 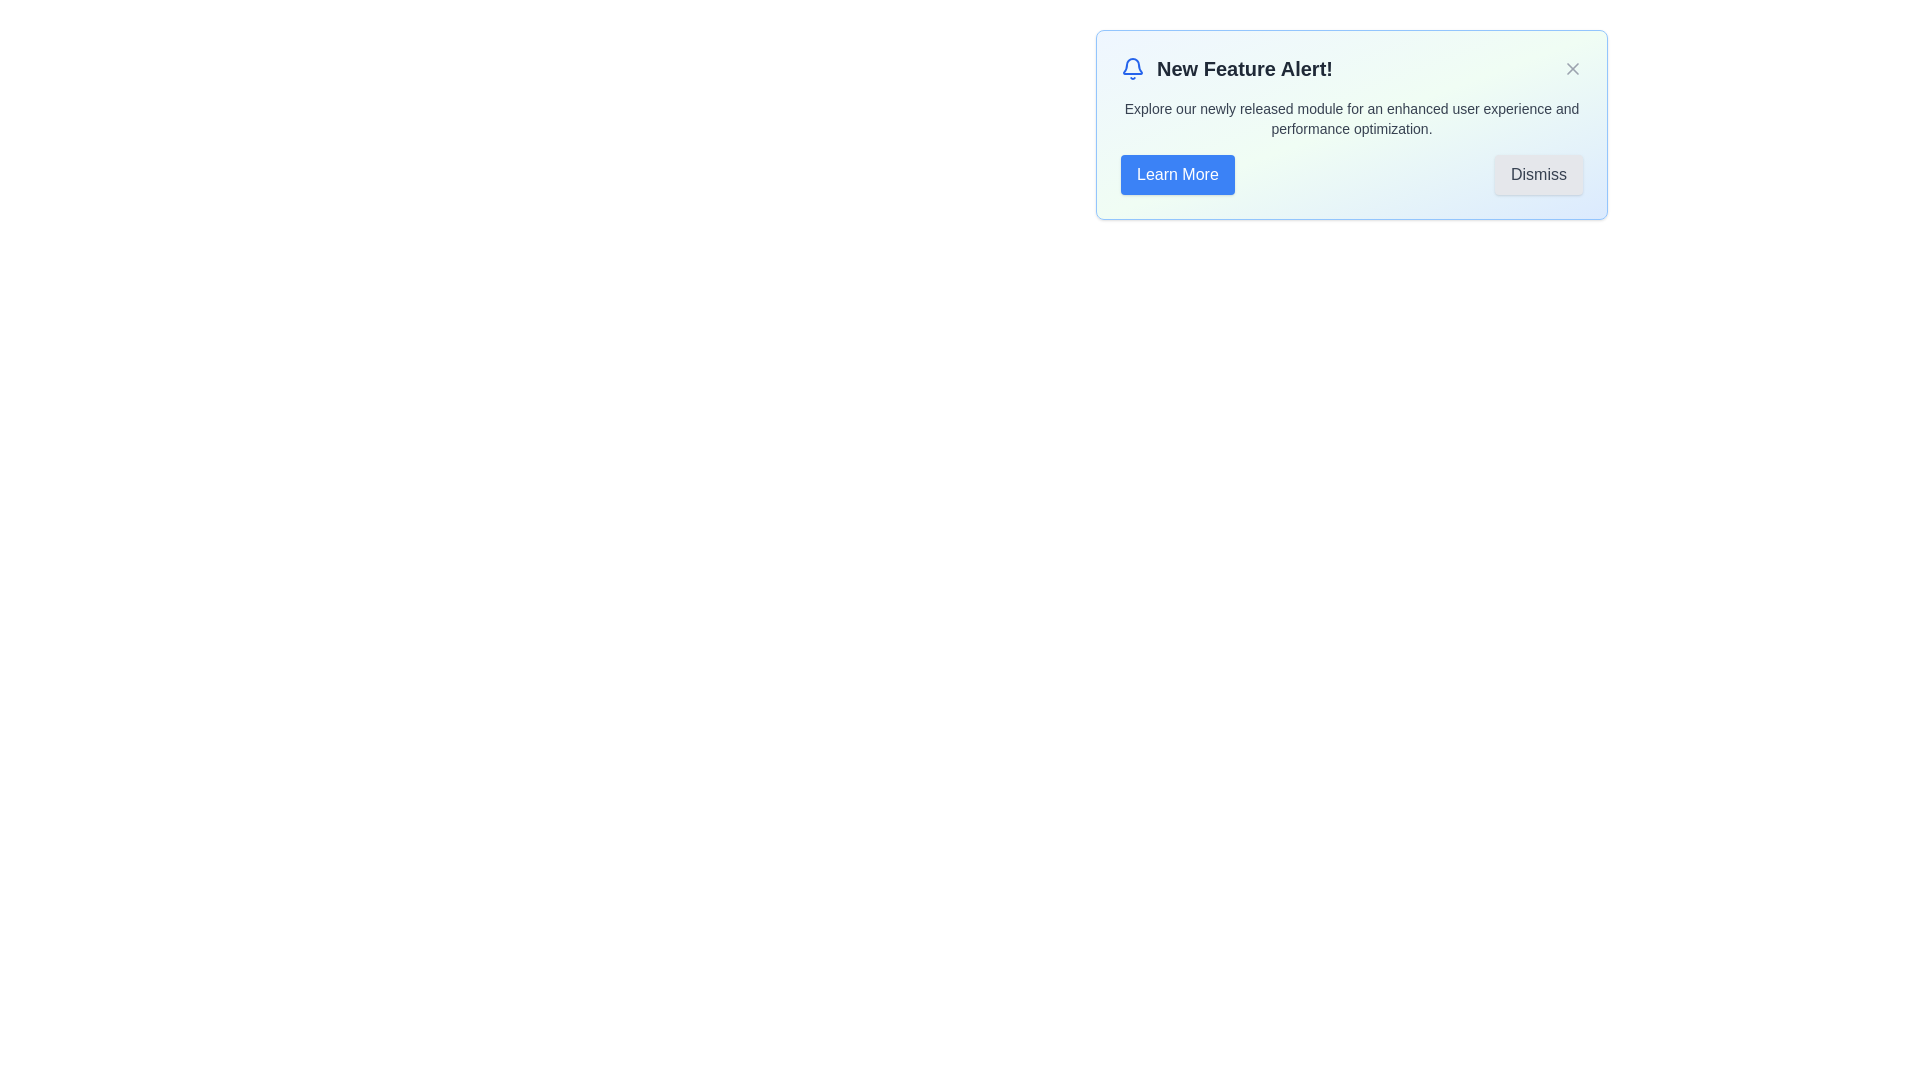 What do you see at coordinates (1177, 173) in the screenshot?
I see `the 'Learn More' button to proceed` at bounding box center [1177, 173].